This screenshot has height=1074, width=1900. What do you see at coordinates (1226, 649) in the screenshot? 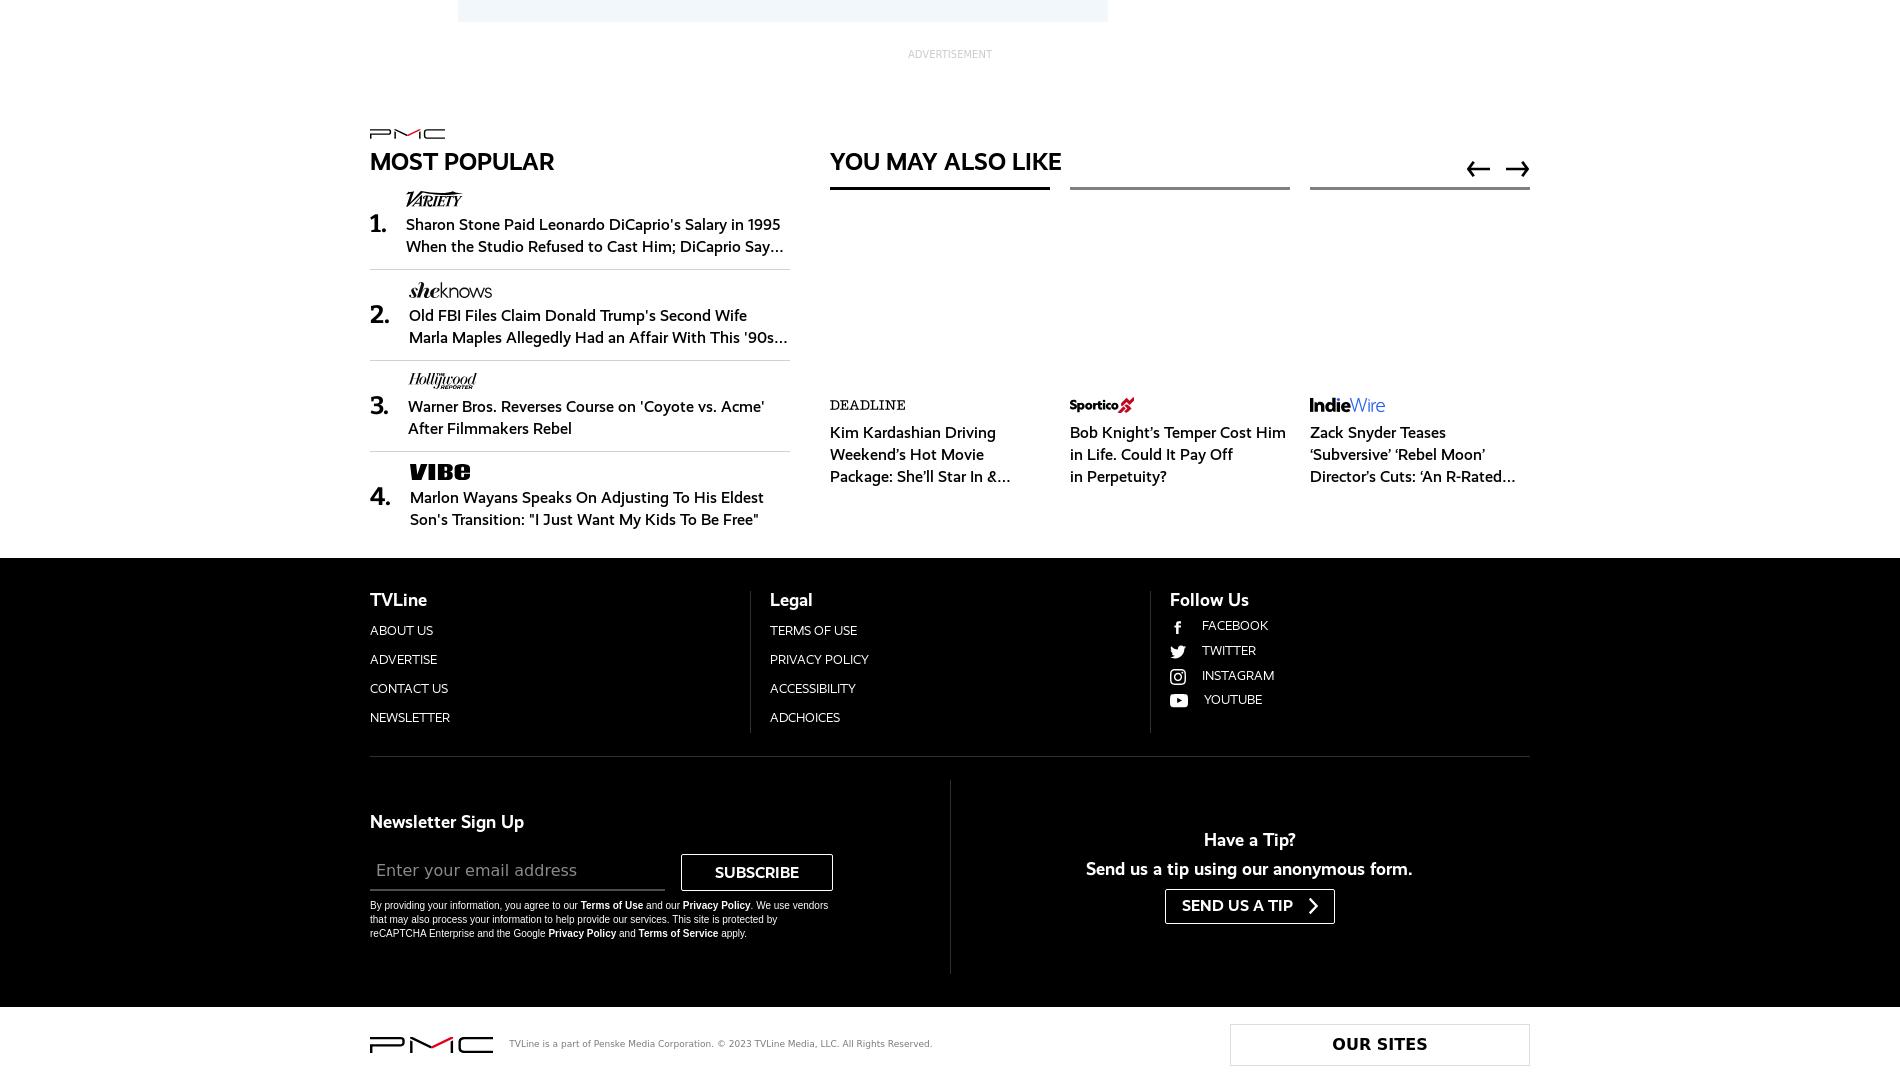
I see `'twitter'` at bounding box center [1226, 649].